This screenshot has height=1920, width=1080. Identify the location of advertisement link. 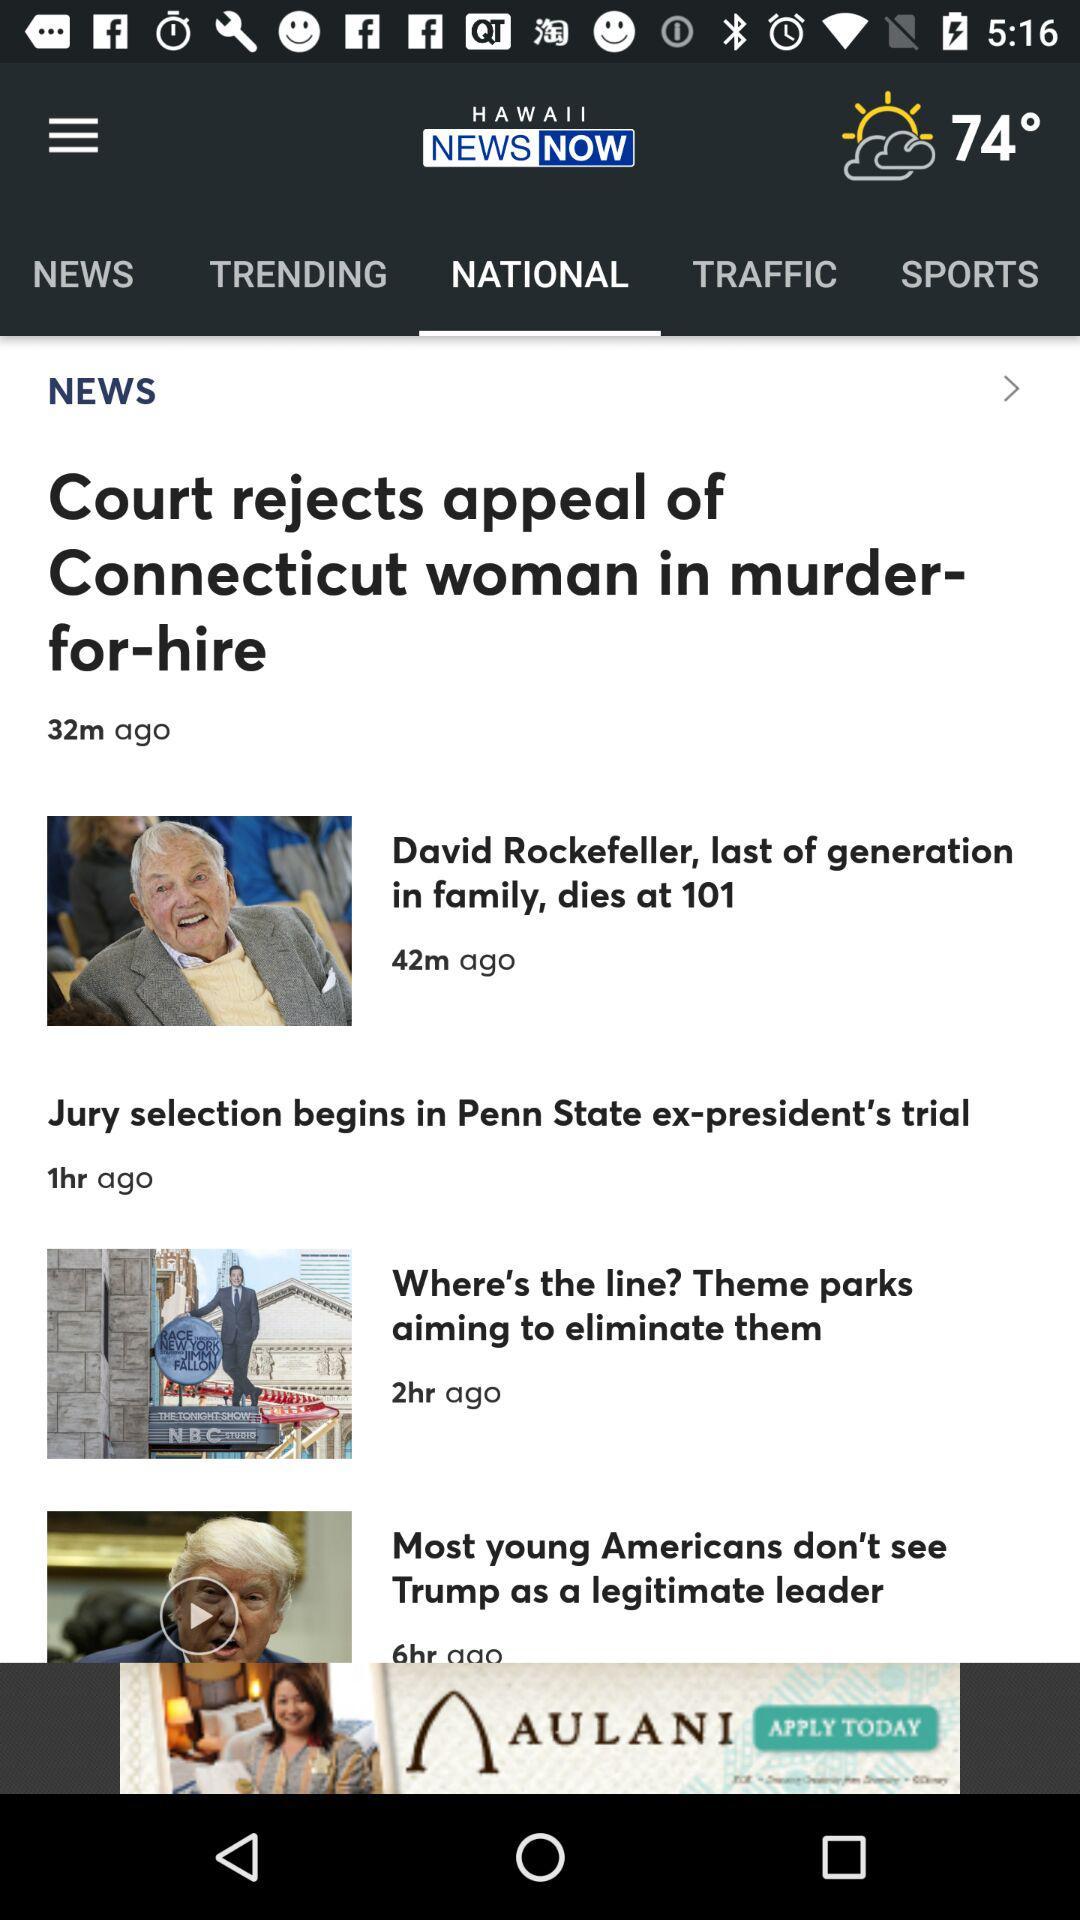
(540, 1727).